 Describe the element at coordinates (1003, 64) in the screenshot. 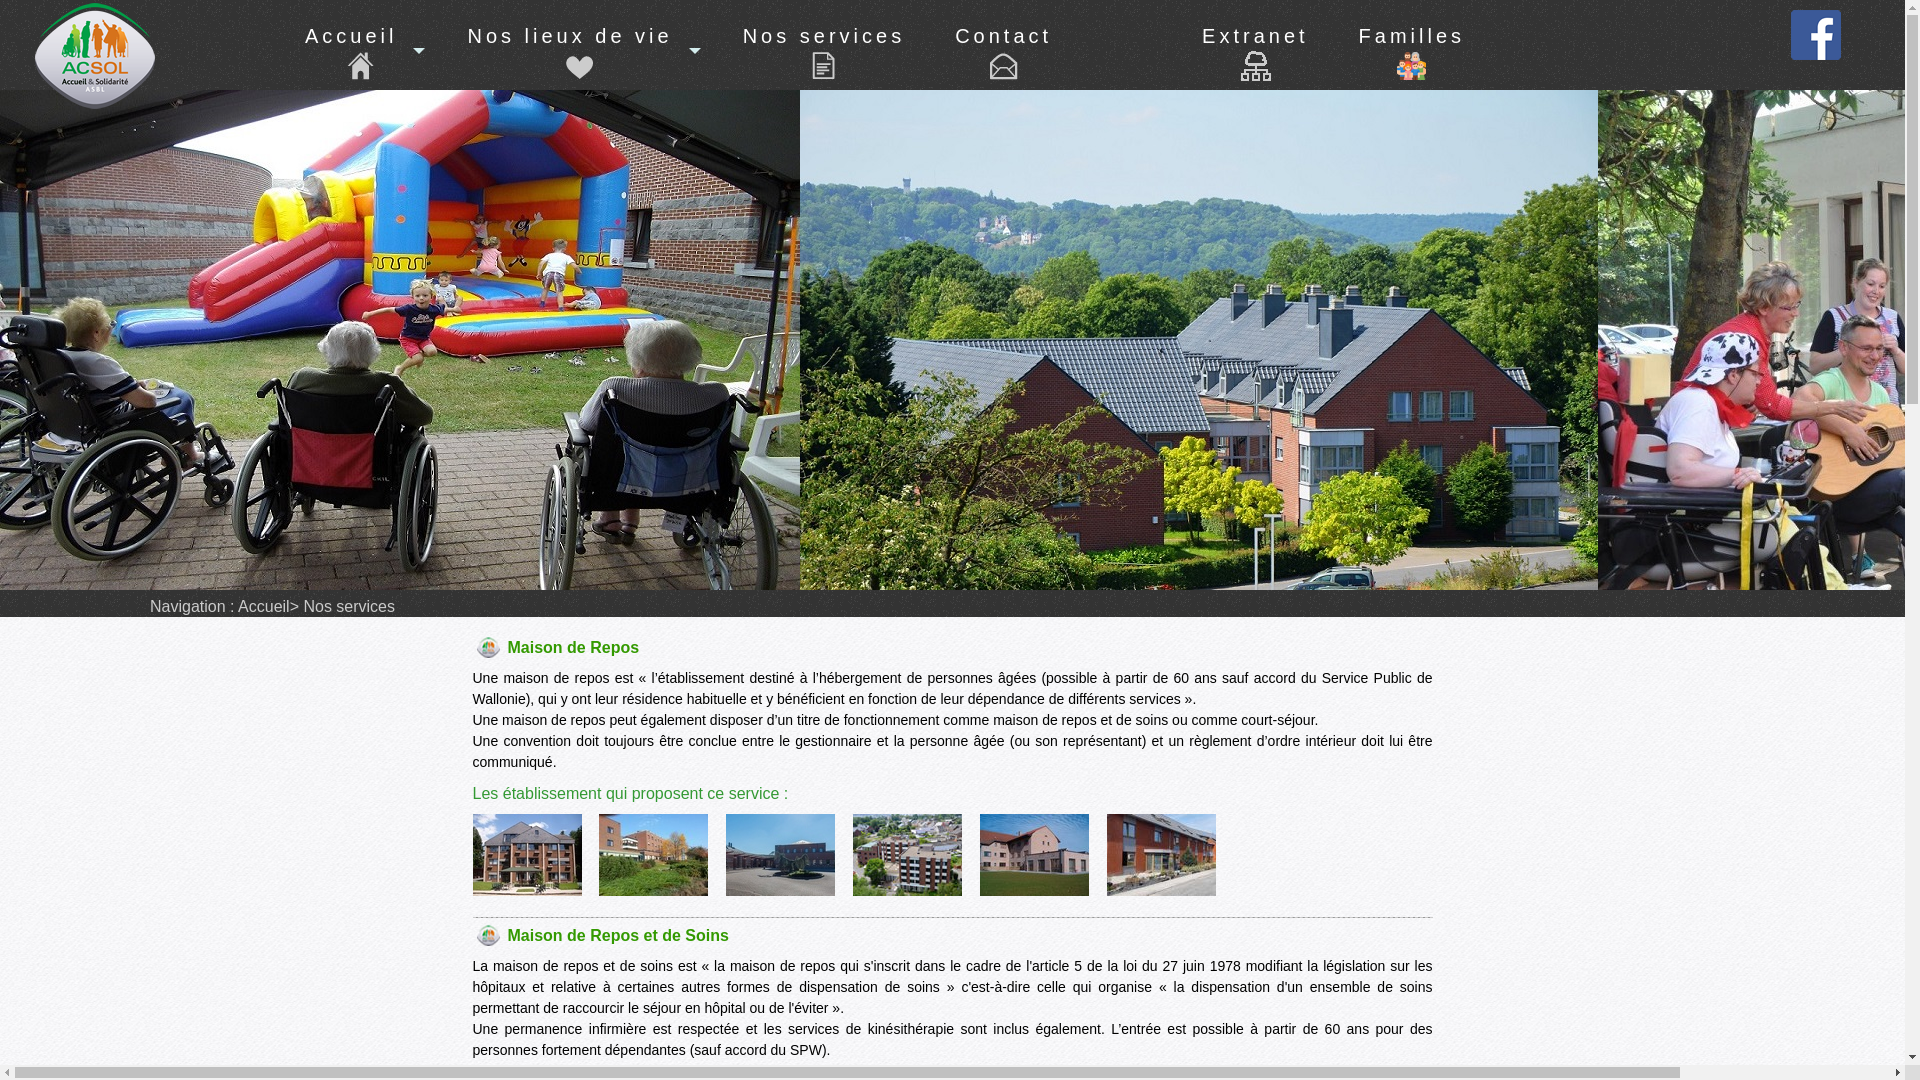

I see `'Contact'` at that location.